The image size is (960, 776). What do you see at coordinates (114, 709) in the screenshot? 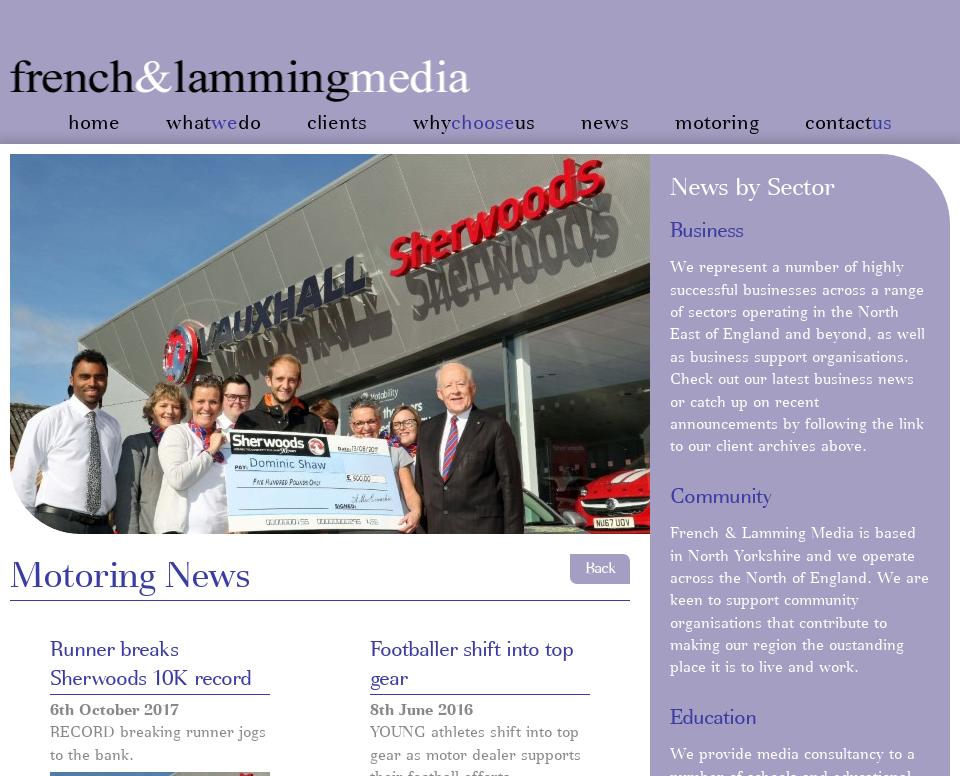
I see `'6th October 2017'` at bounding box center [114, 709].